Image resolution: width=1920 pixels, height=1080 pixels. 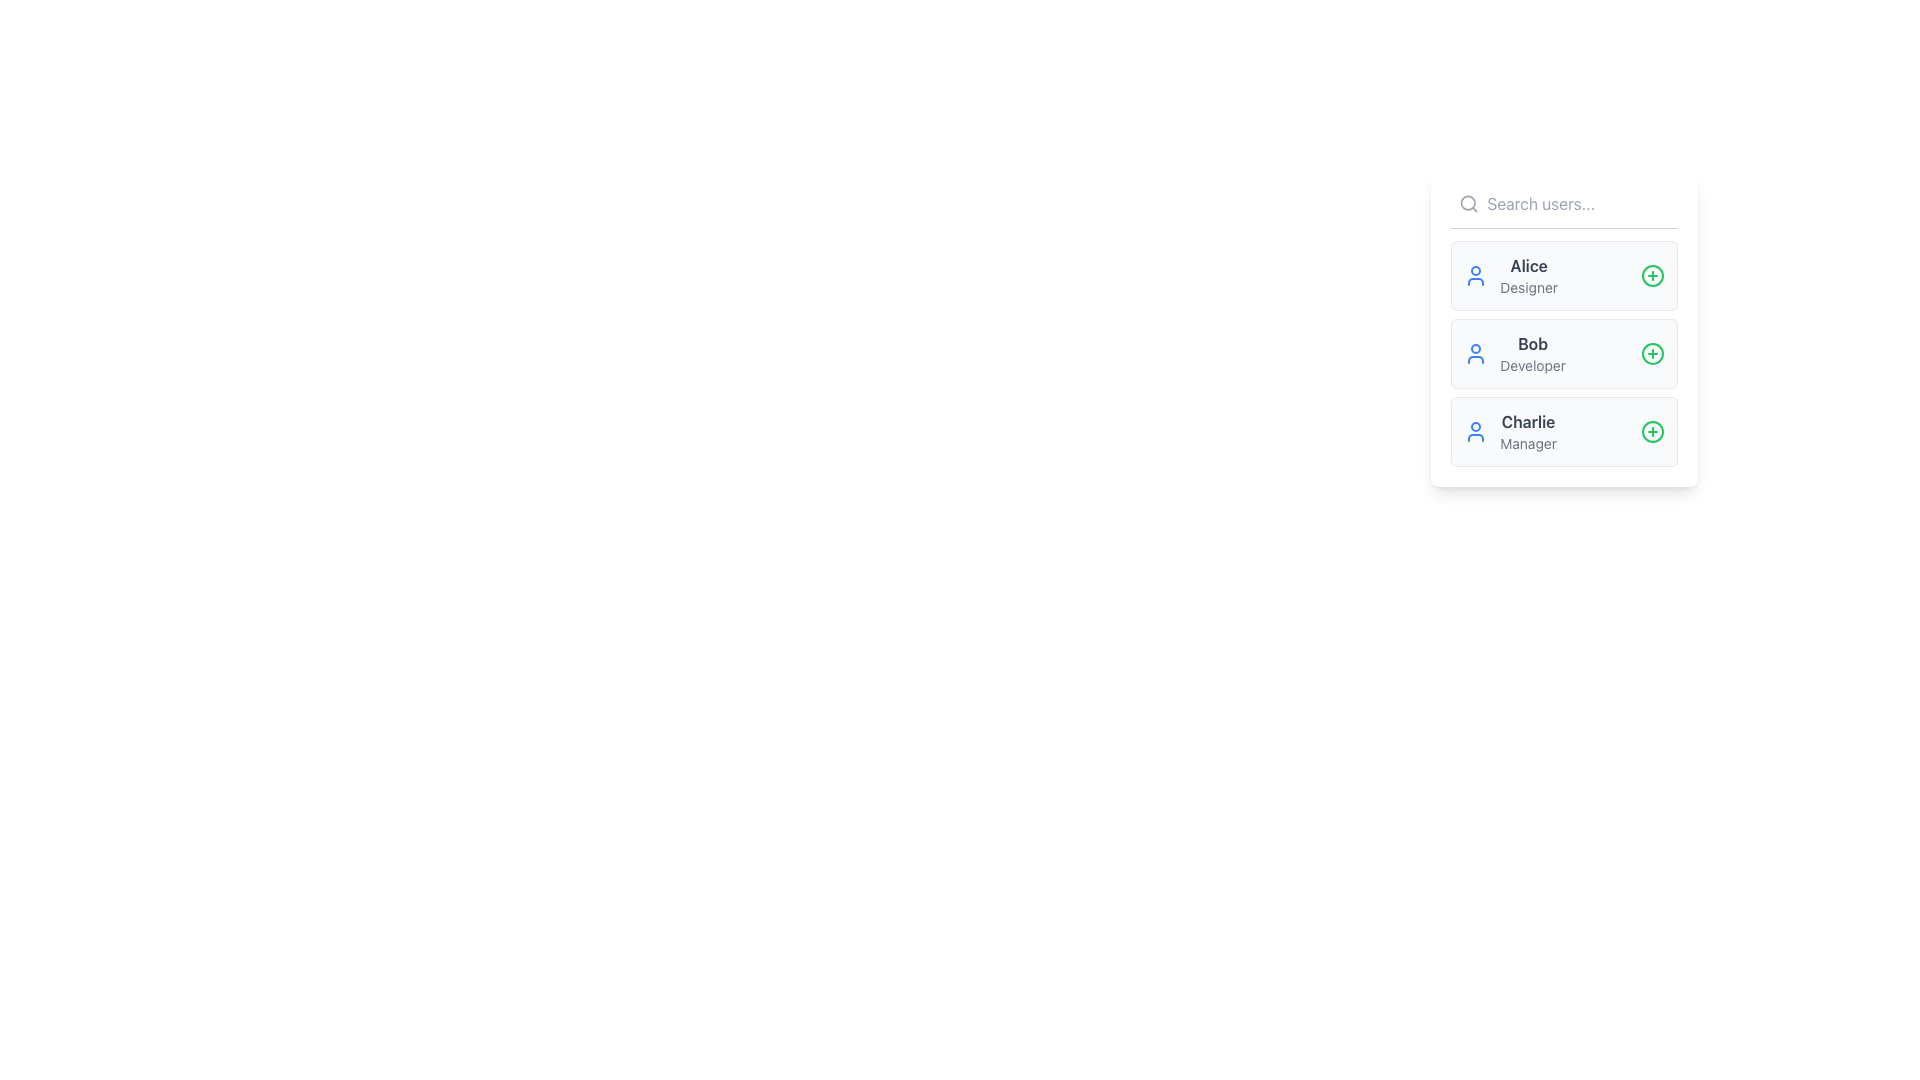 I want to click on text label 'Alice' which is the first text in the user list entry, displayed in bold gray font above the 'Designer' label, so click(x=1528, y=265).